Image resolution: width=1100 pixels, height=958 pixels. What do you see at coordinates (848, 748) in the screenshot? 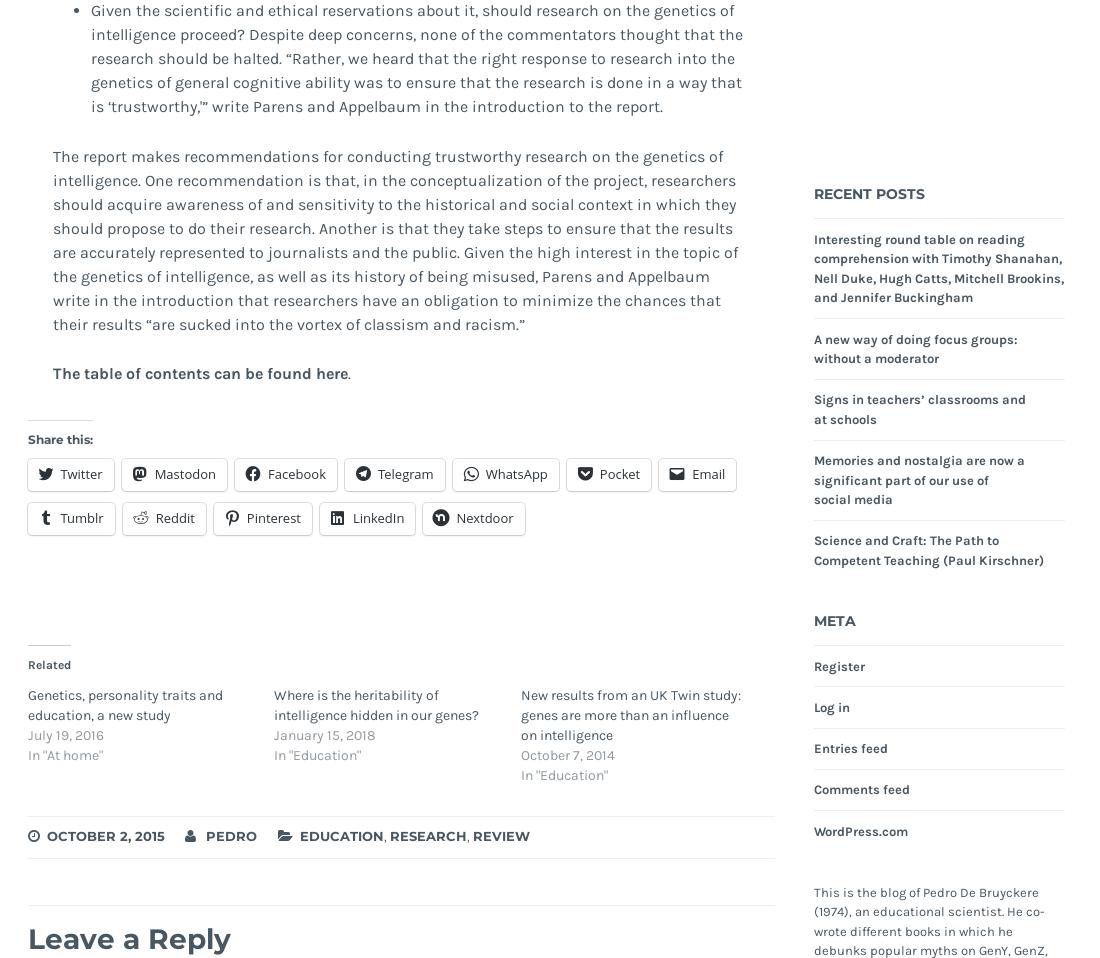
I see `'Entries feed'` at bounding box center [848, 748].